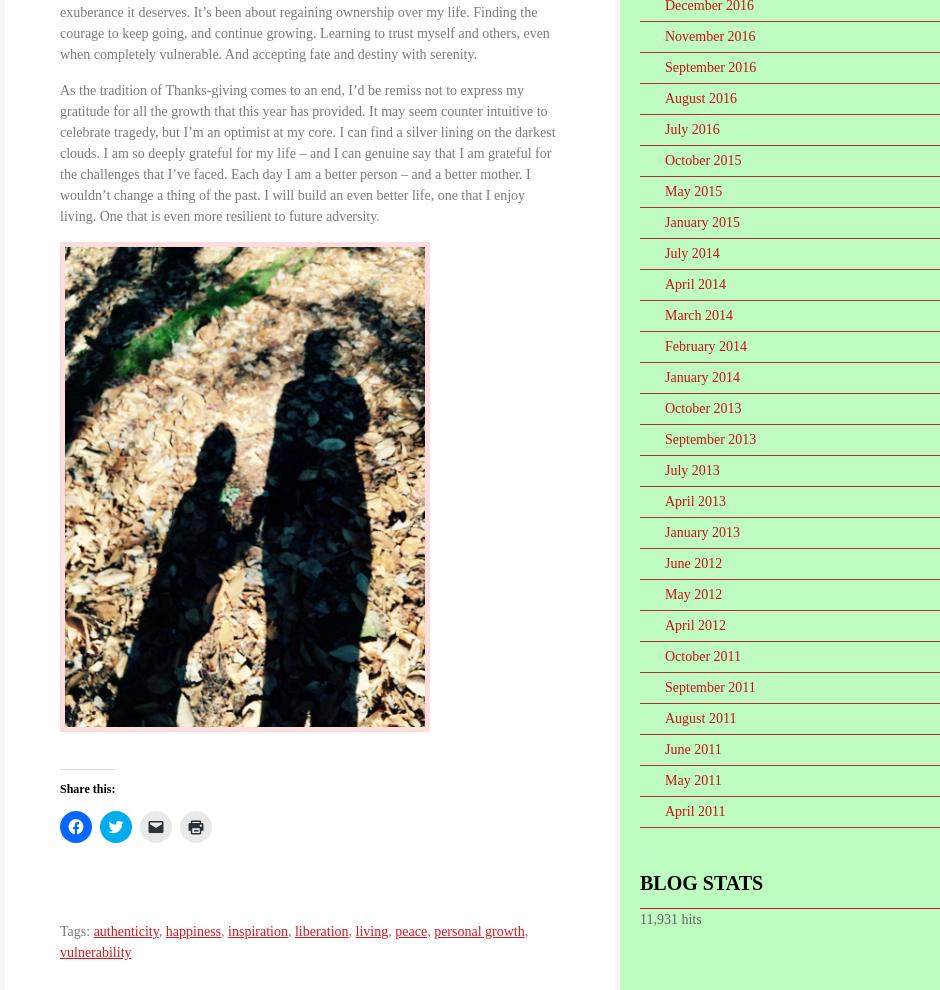 This screenshot has width=940, height=990. Describe the element at coordinates (306, 153) in the screenshot. I see `'As the tradition of Thanks-giving comes to an end, I’d be remiss not to express my gratitude for all the growth that this year has provided. It may seem counter intuitive to celebrate tragedy, but I’m an optimist at my core. I can find a silver lining on the darkest clouds. I am so deeply grateful for my life – and I can genuine say that I am grateful for the challenges that I’ve faced. Each day I am a better person – and a better mother. I wouldn’t change a thing of the past. I will build an even better life, one that I enjoy living. One that is even more resilient to future adversity.'` at that location.